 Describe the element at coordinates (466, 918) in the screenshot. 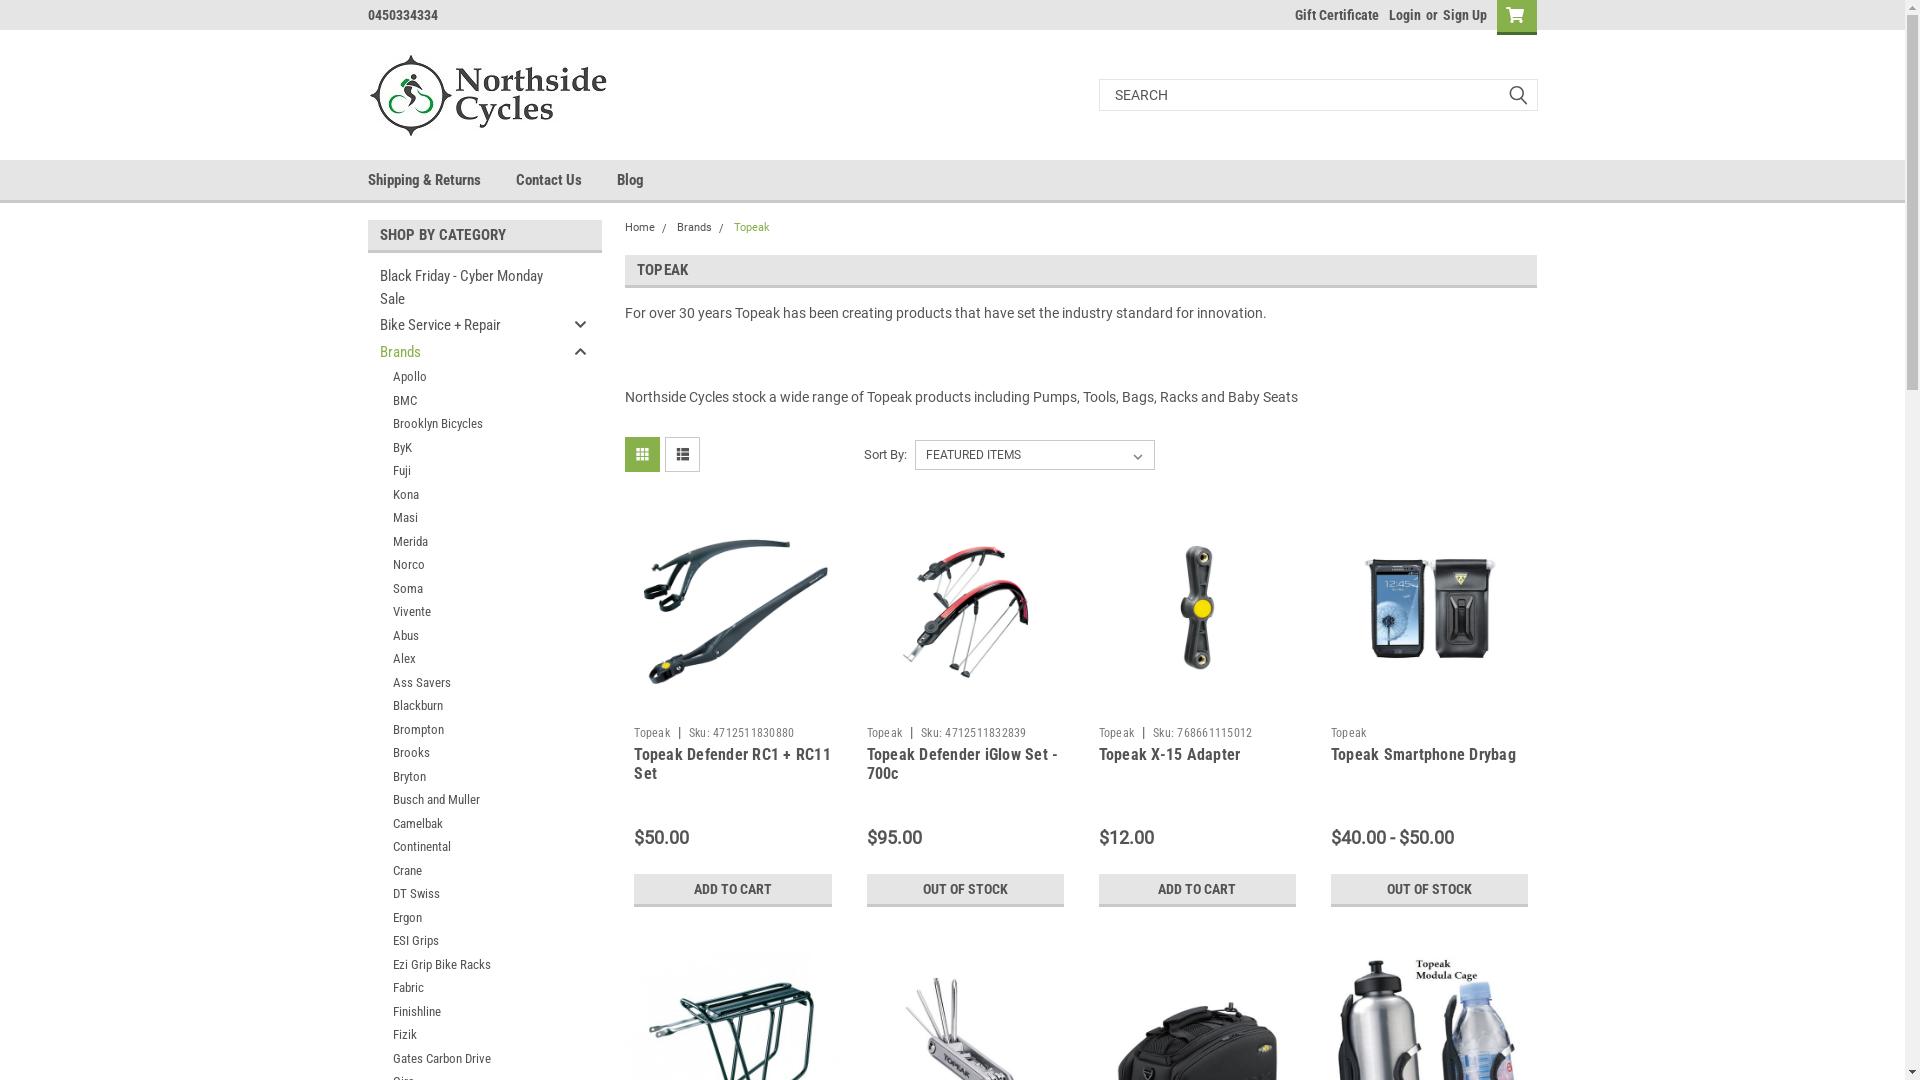

I see `'Ergon'` at that location.